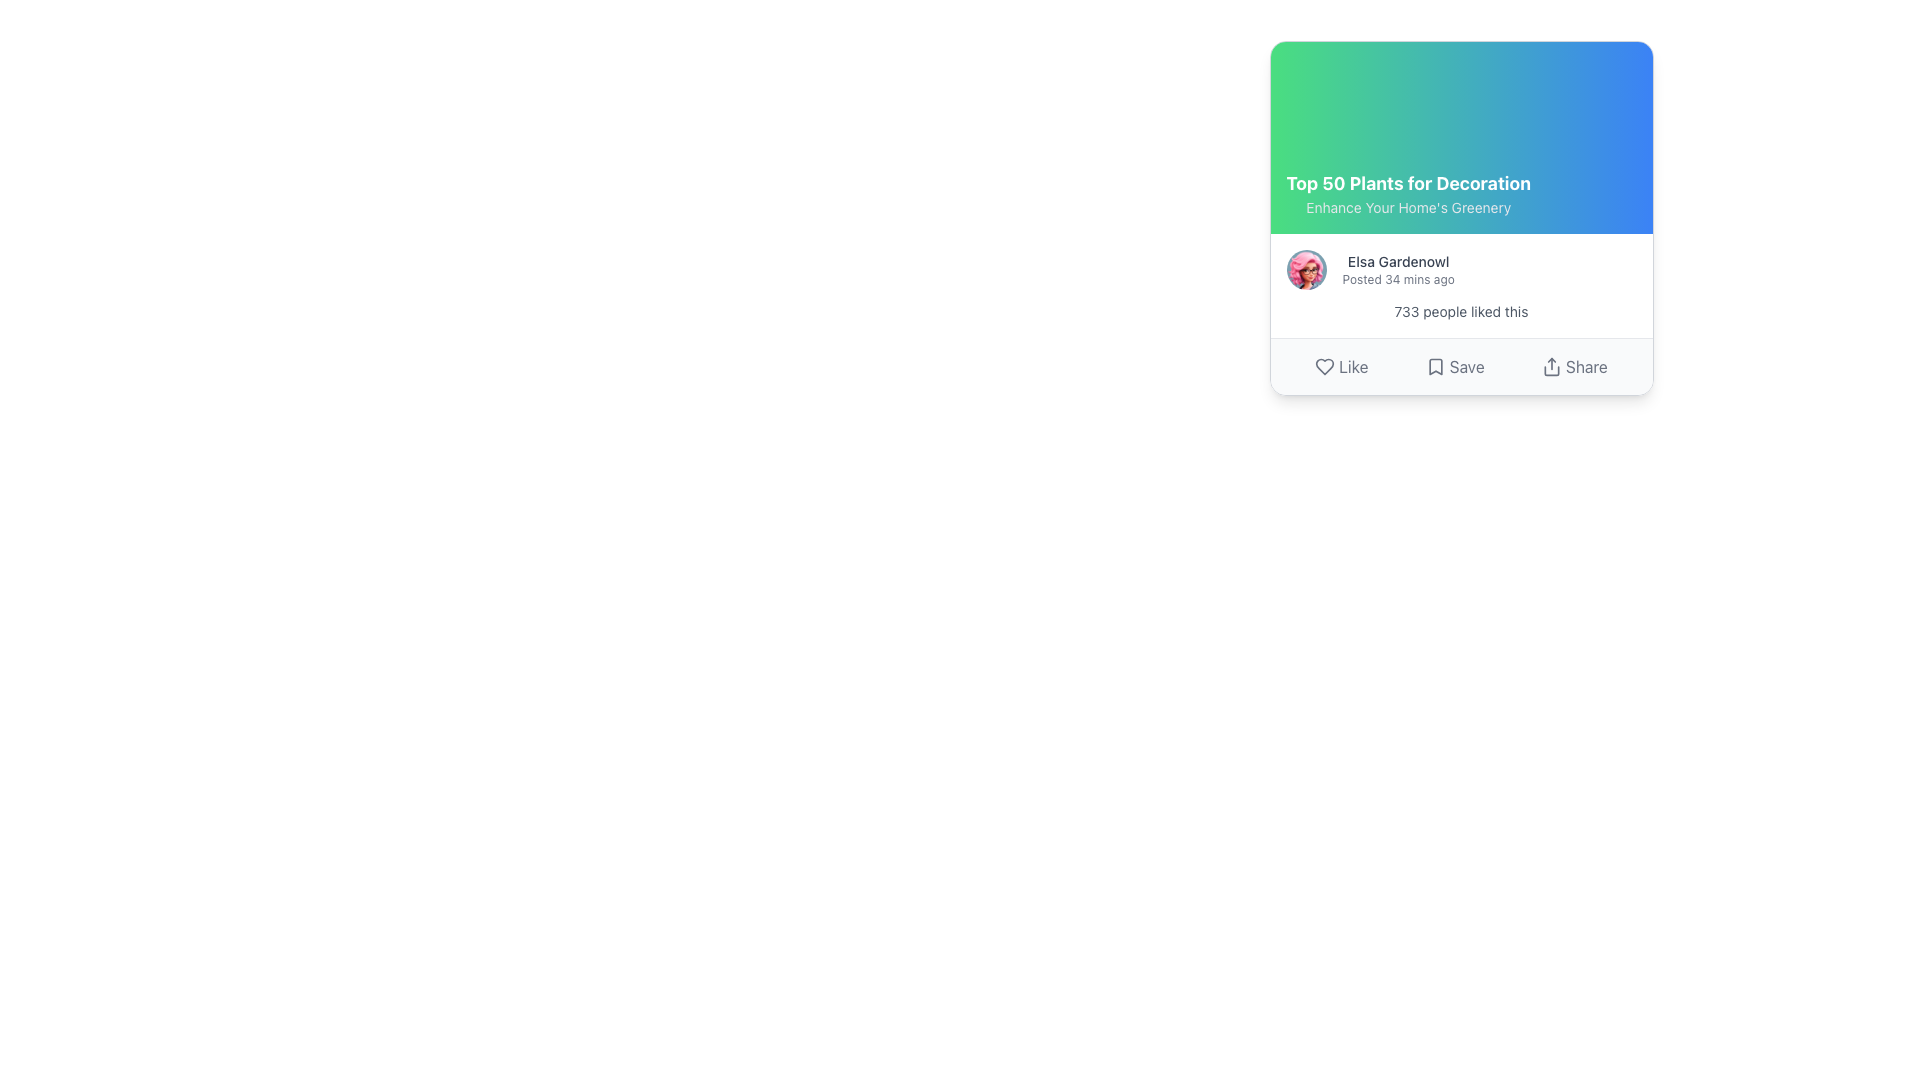  I want to click on the static text label displaying 'Posted 34 mins ago', located below 'Elsa Gardenowl' in the user activity section of the card, so click(1397, 280).